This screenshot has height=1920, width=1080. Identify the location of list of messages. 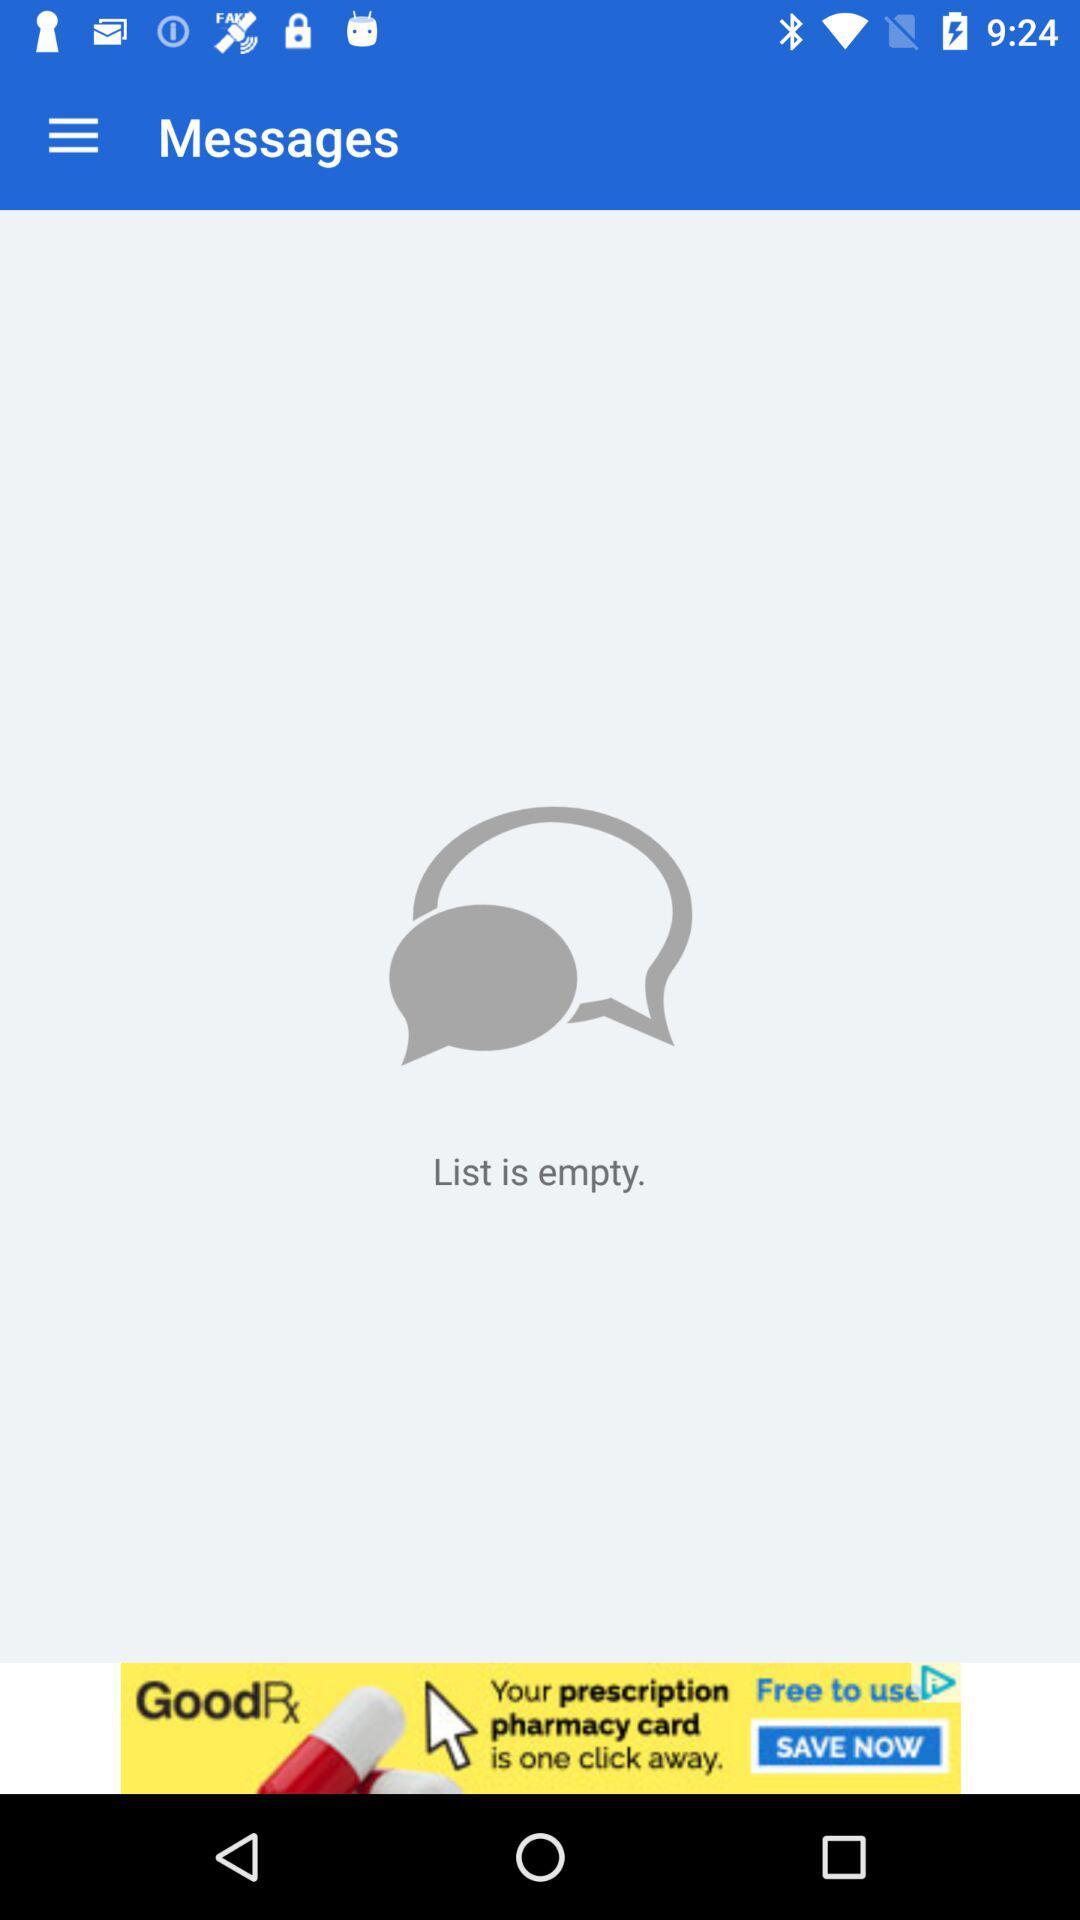
(540, 935).